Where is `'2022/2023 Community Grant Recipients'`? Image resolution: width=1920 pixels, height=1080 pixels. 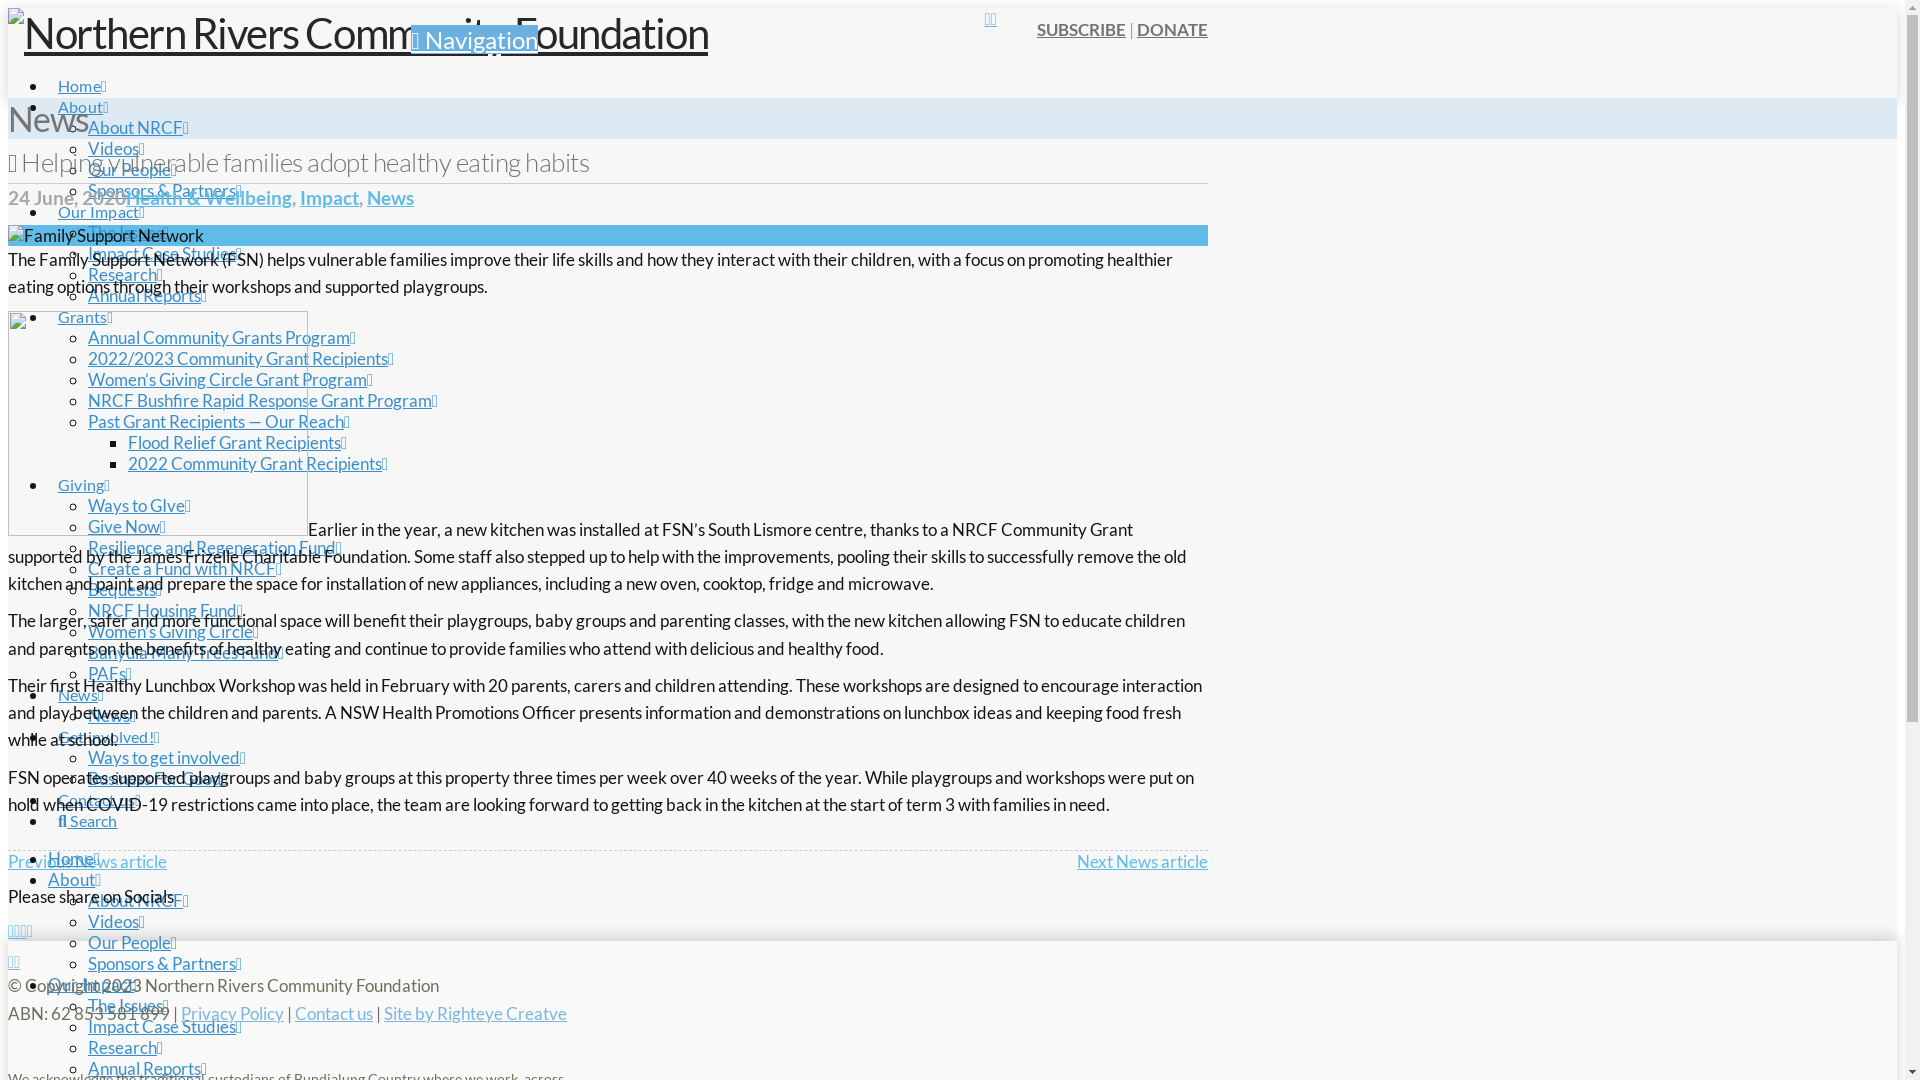
'2022/2023 Community Grant Recipients' is located at coordinates (240, 357).